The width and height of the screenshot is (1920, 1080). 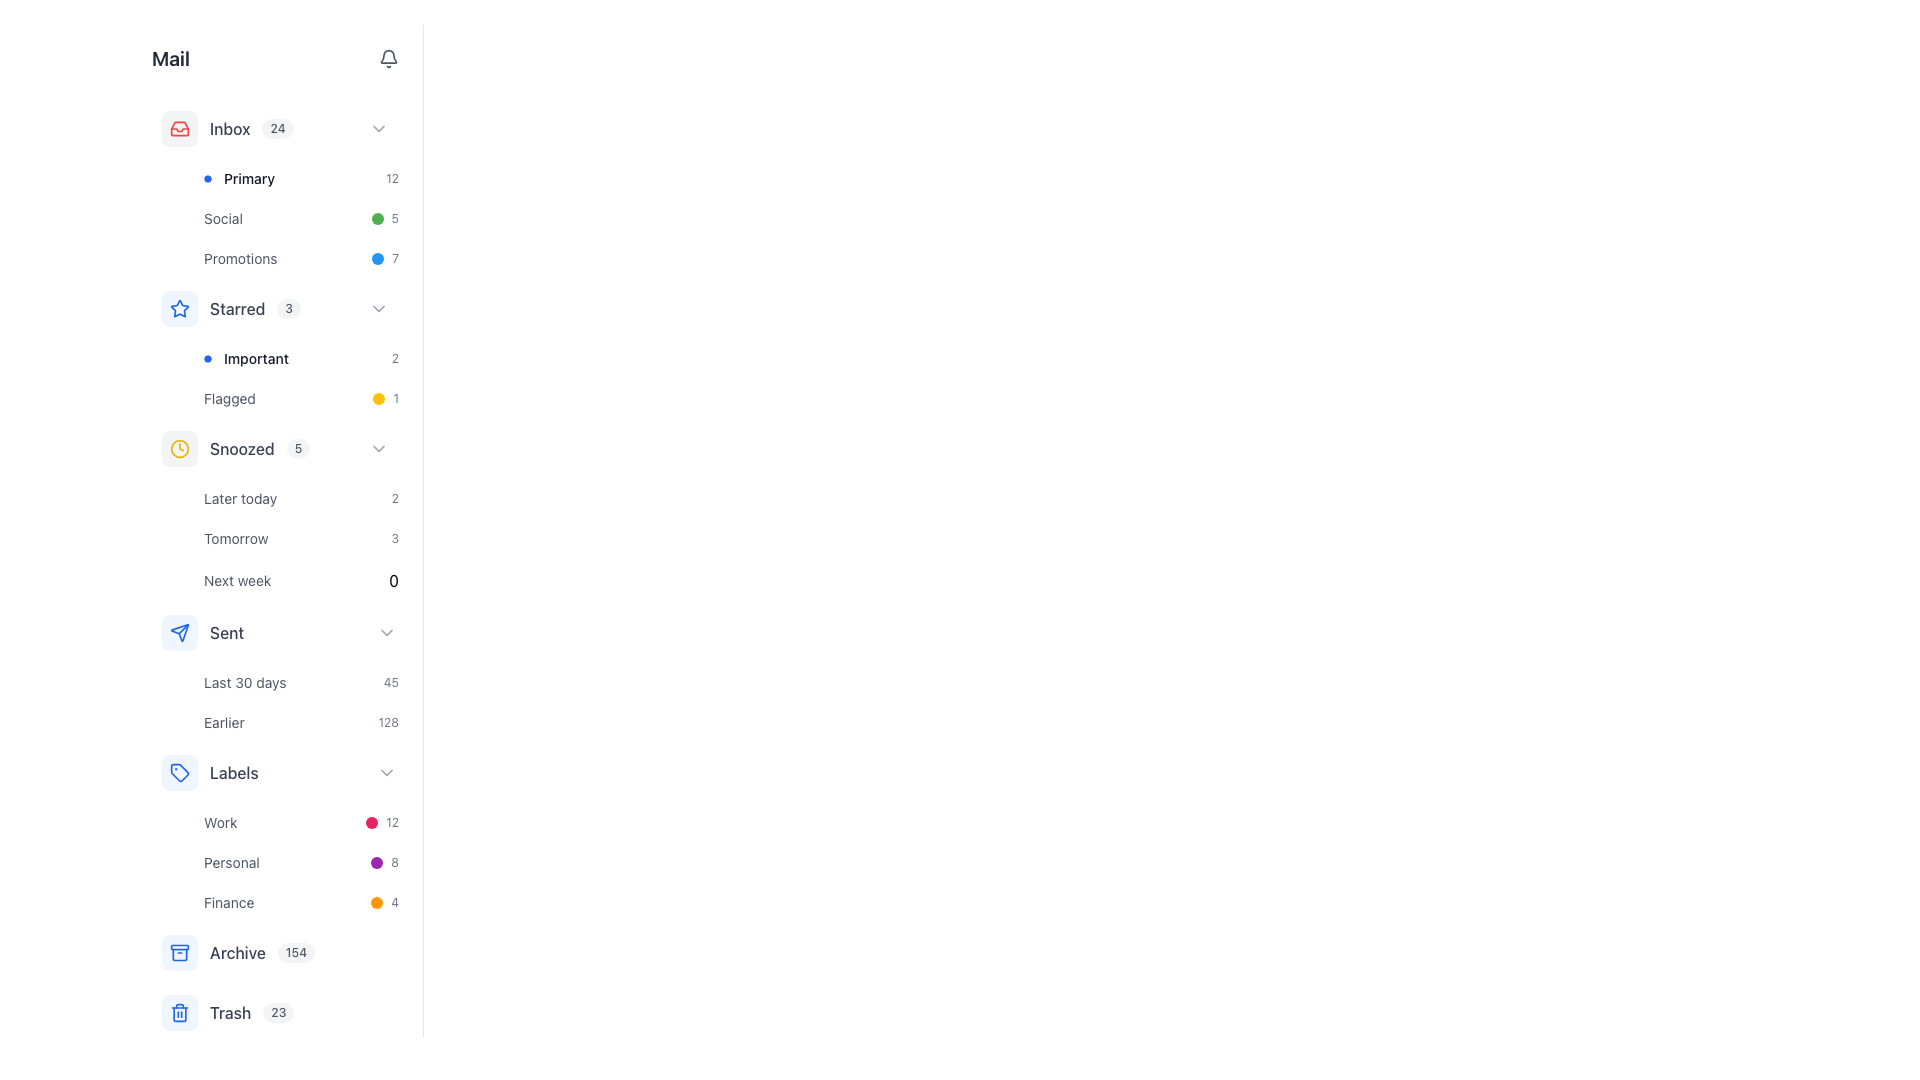 I want to click on the Status indicator located to the left of the number '5' under the 'Social' label in the sidebar section, so click(x=377, y=219).